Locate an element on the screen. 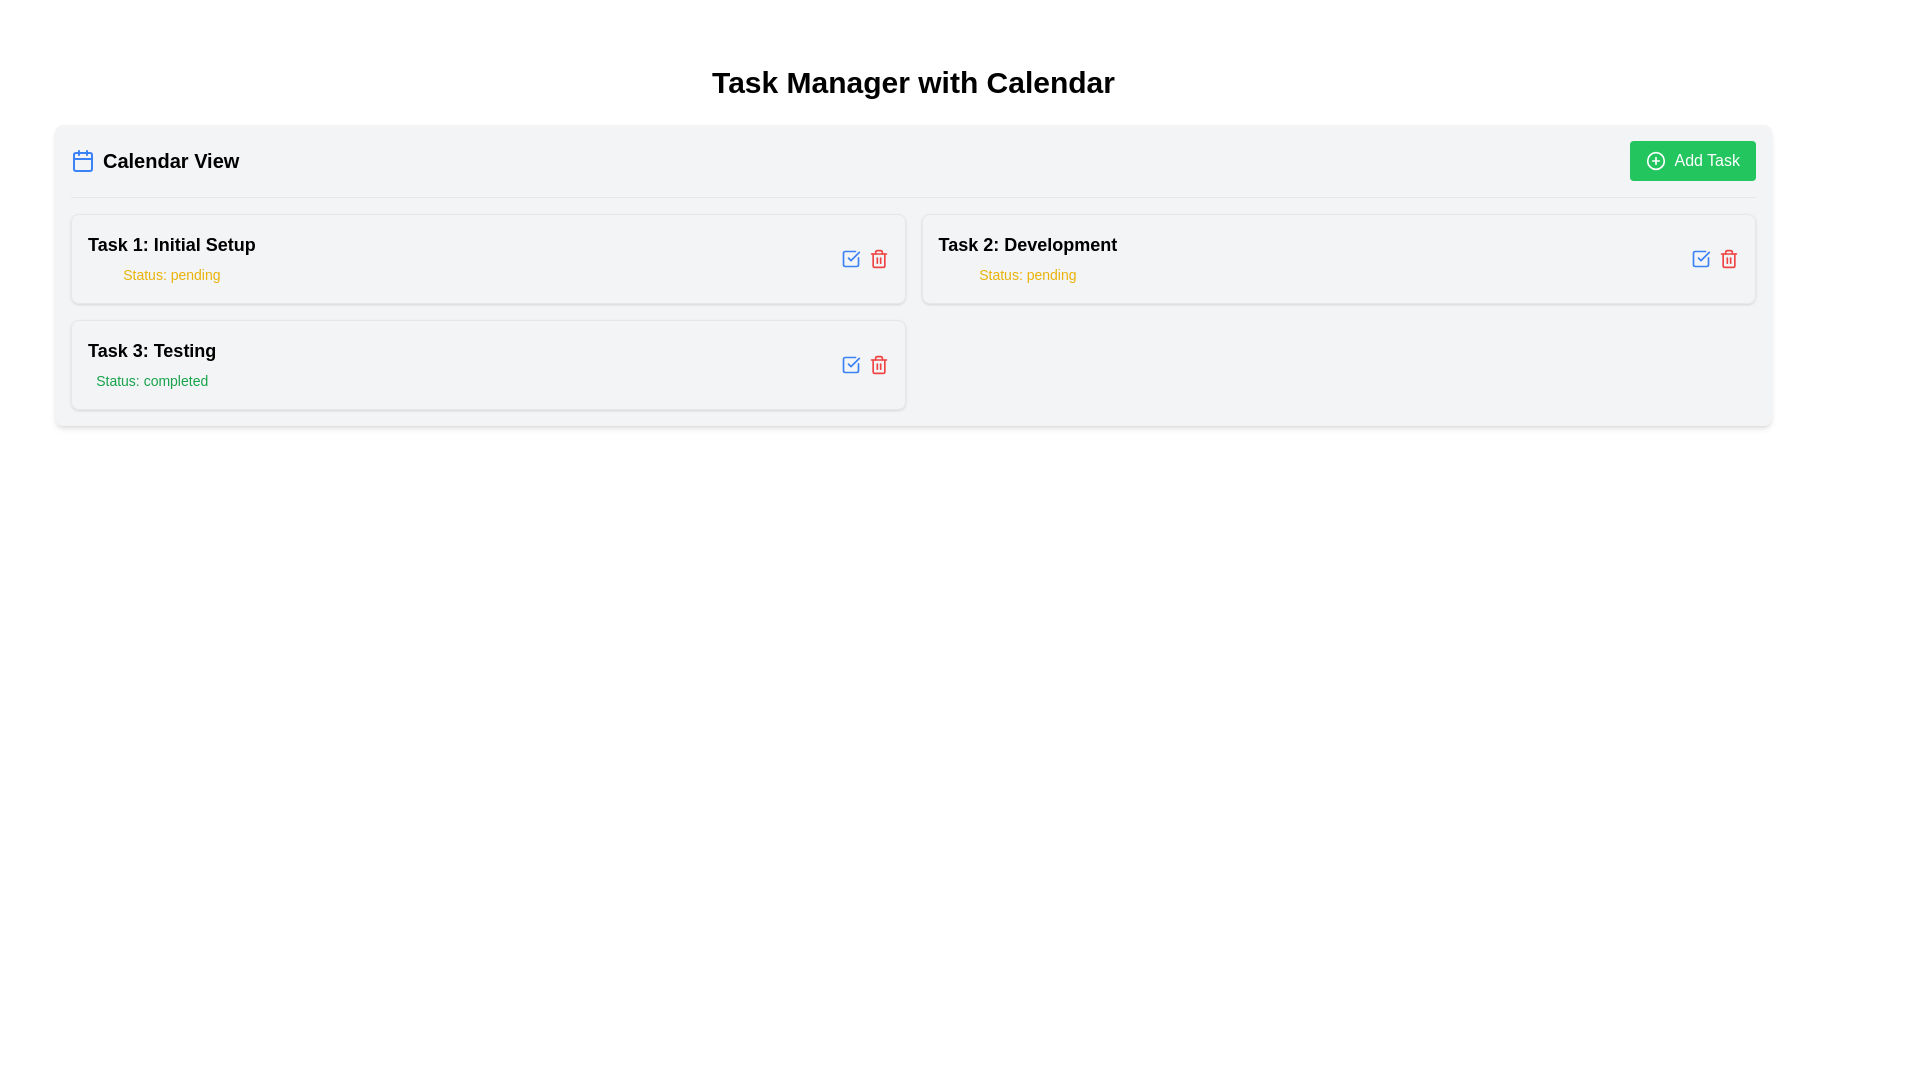 This screenshot has width=1920, height=1080. the static text indicating the status of 'Task 1: Initial Setup', which displays that the task is currently in a 'pending' state is located at coordinates (171, 274).